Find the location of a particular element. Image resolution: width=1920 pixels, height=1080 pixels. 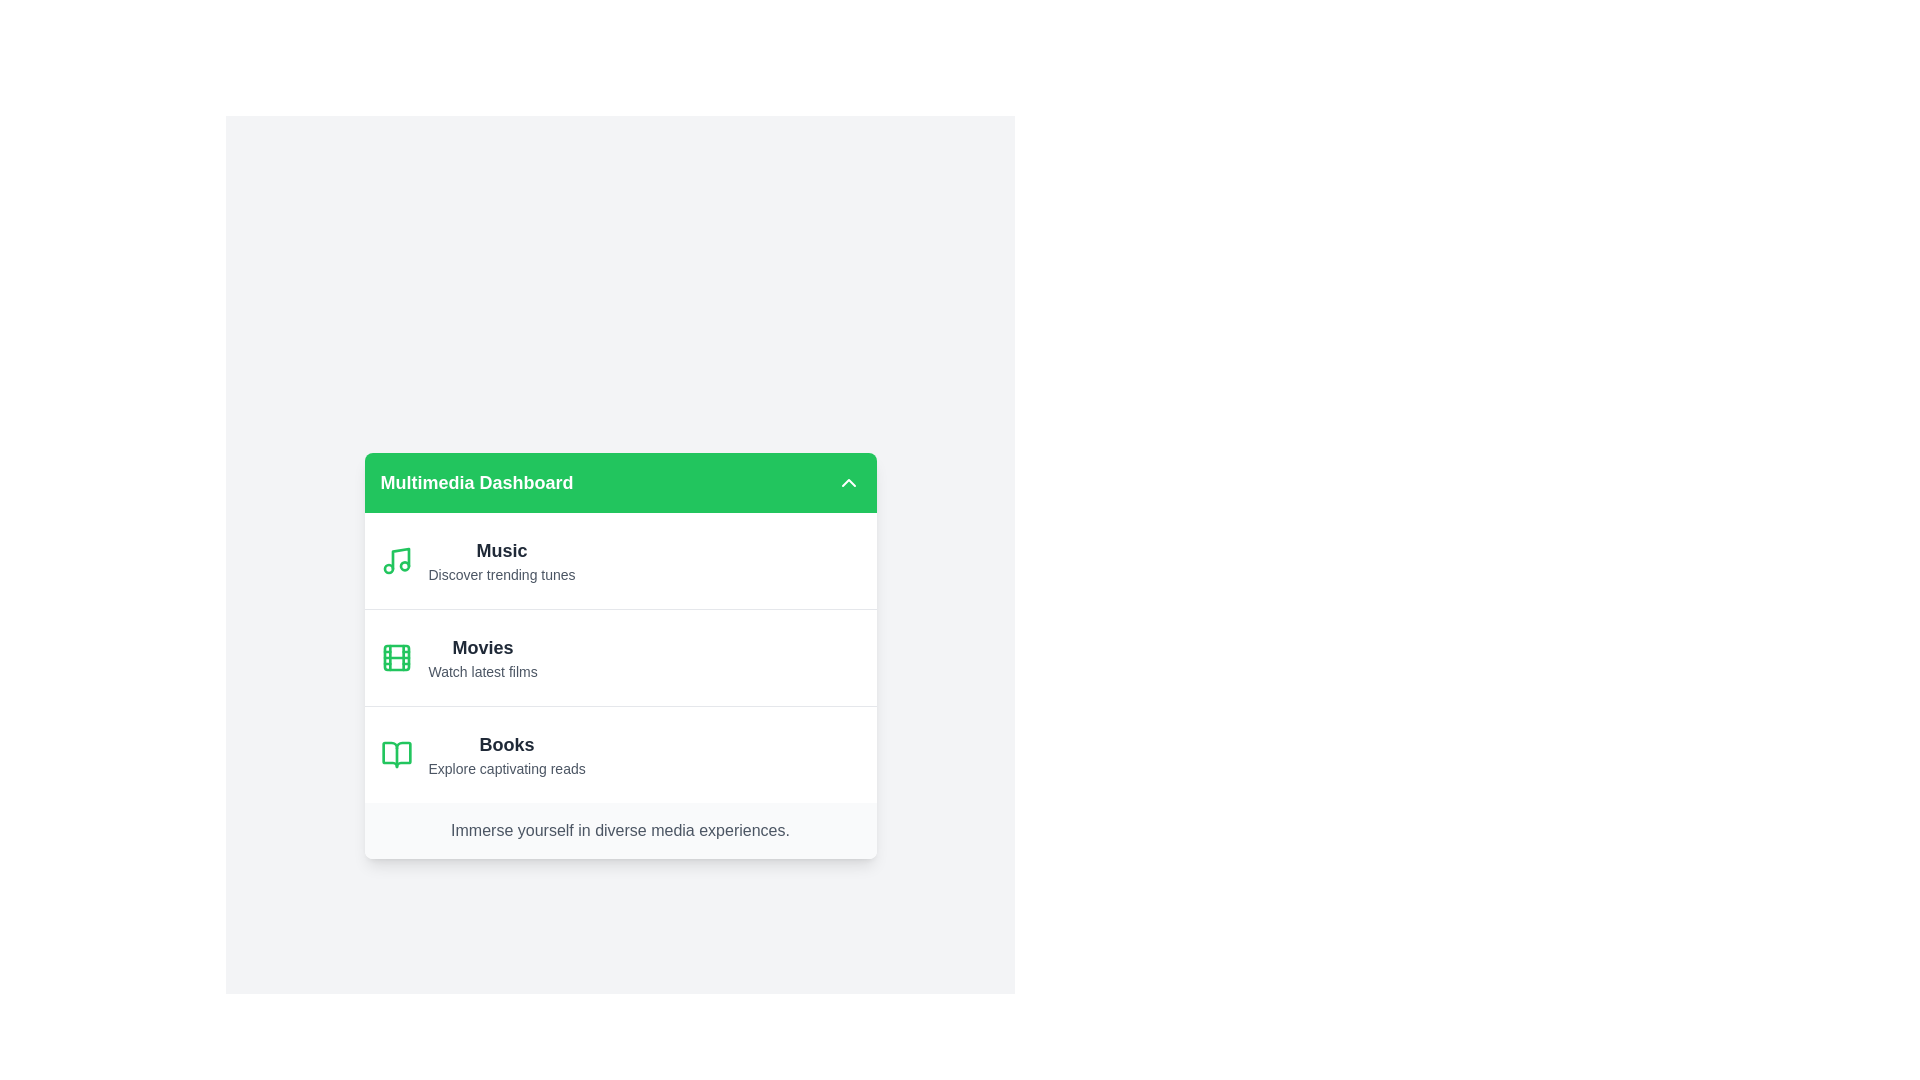

the icon corresponding to Music to view its details is located at coordinates (396, 560).